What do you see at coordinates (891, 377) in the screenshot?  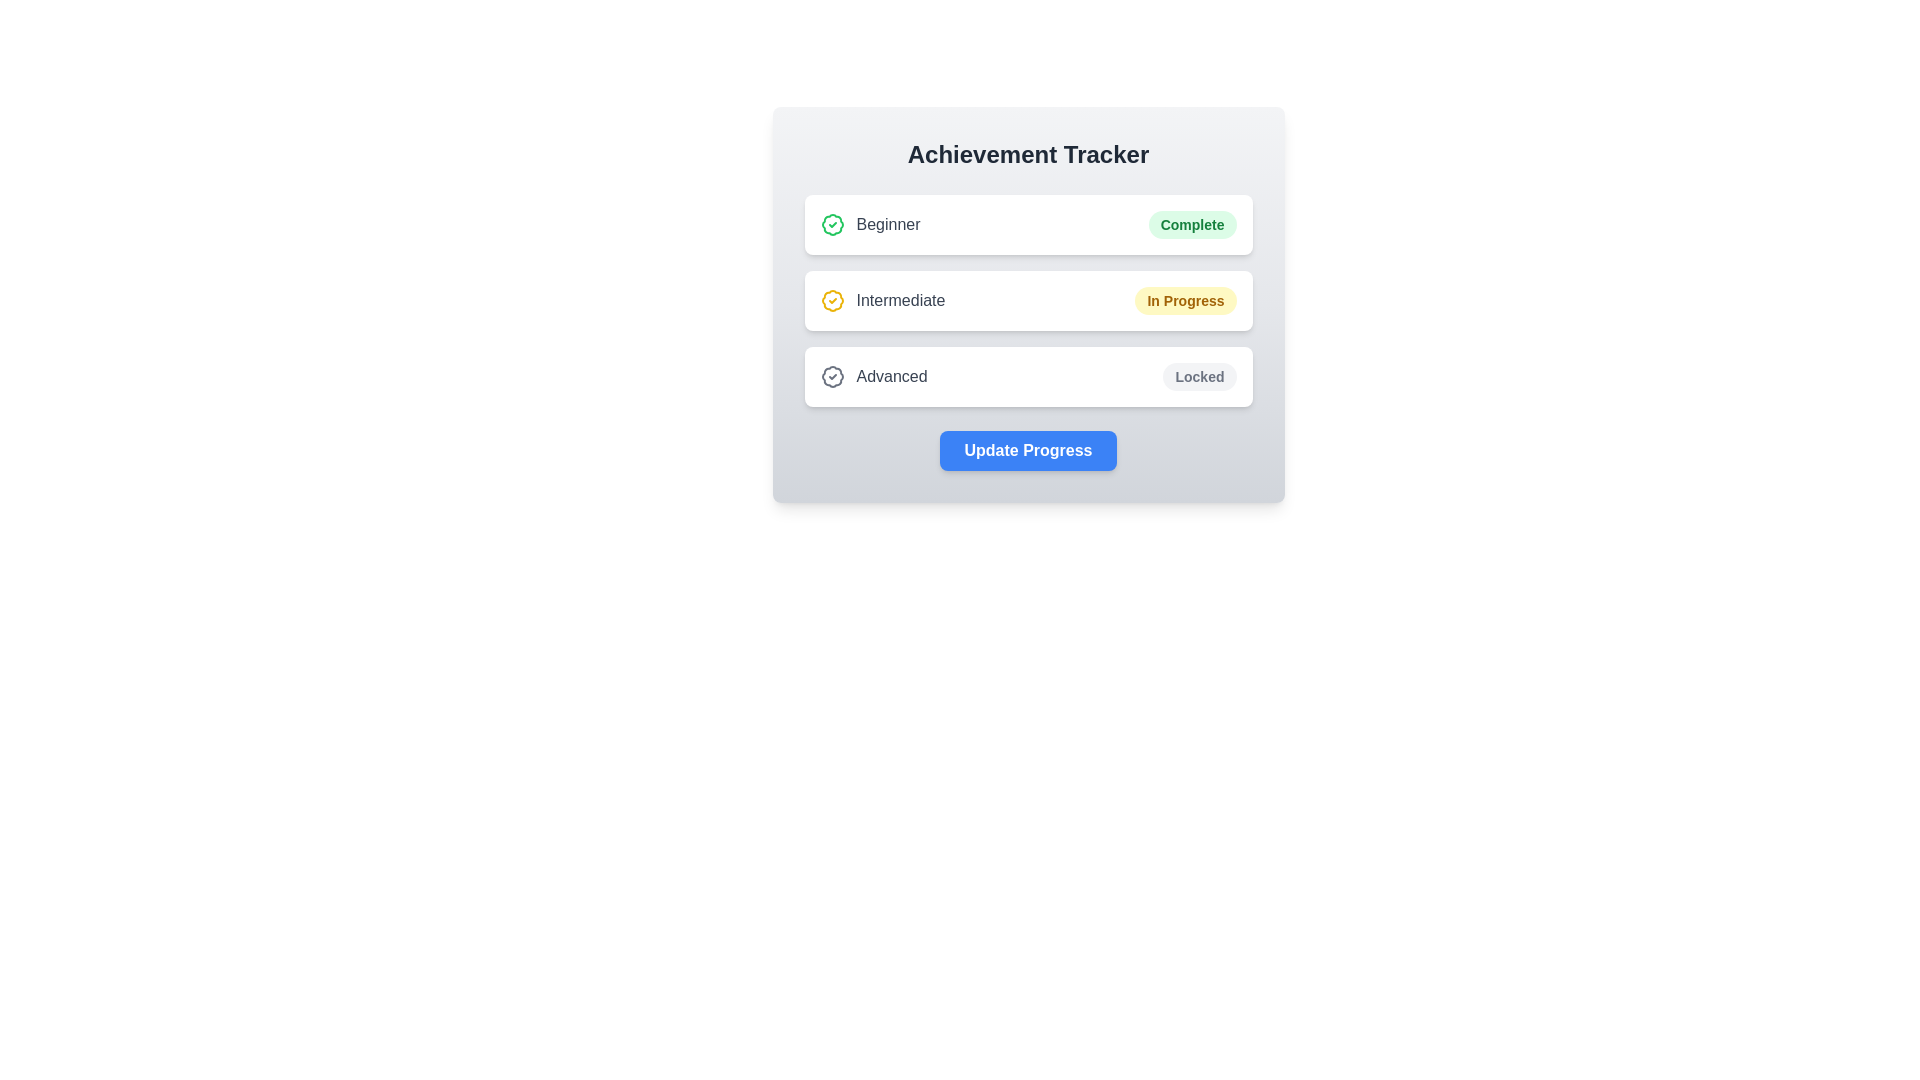 I see `the text label displaying 'Advanced', which is part of a vertical list of sections, aligned with an icon on the left and a 'Locked' label on the right` at bounding box center [891, 377].